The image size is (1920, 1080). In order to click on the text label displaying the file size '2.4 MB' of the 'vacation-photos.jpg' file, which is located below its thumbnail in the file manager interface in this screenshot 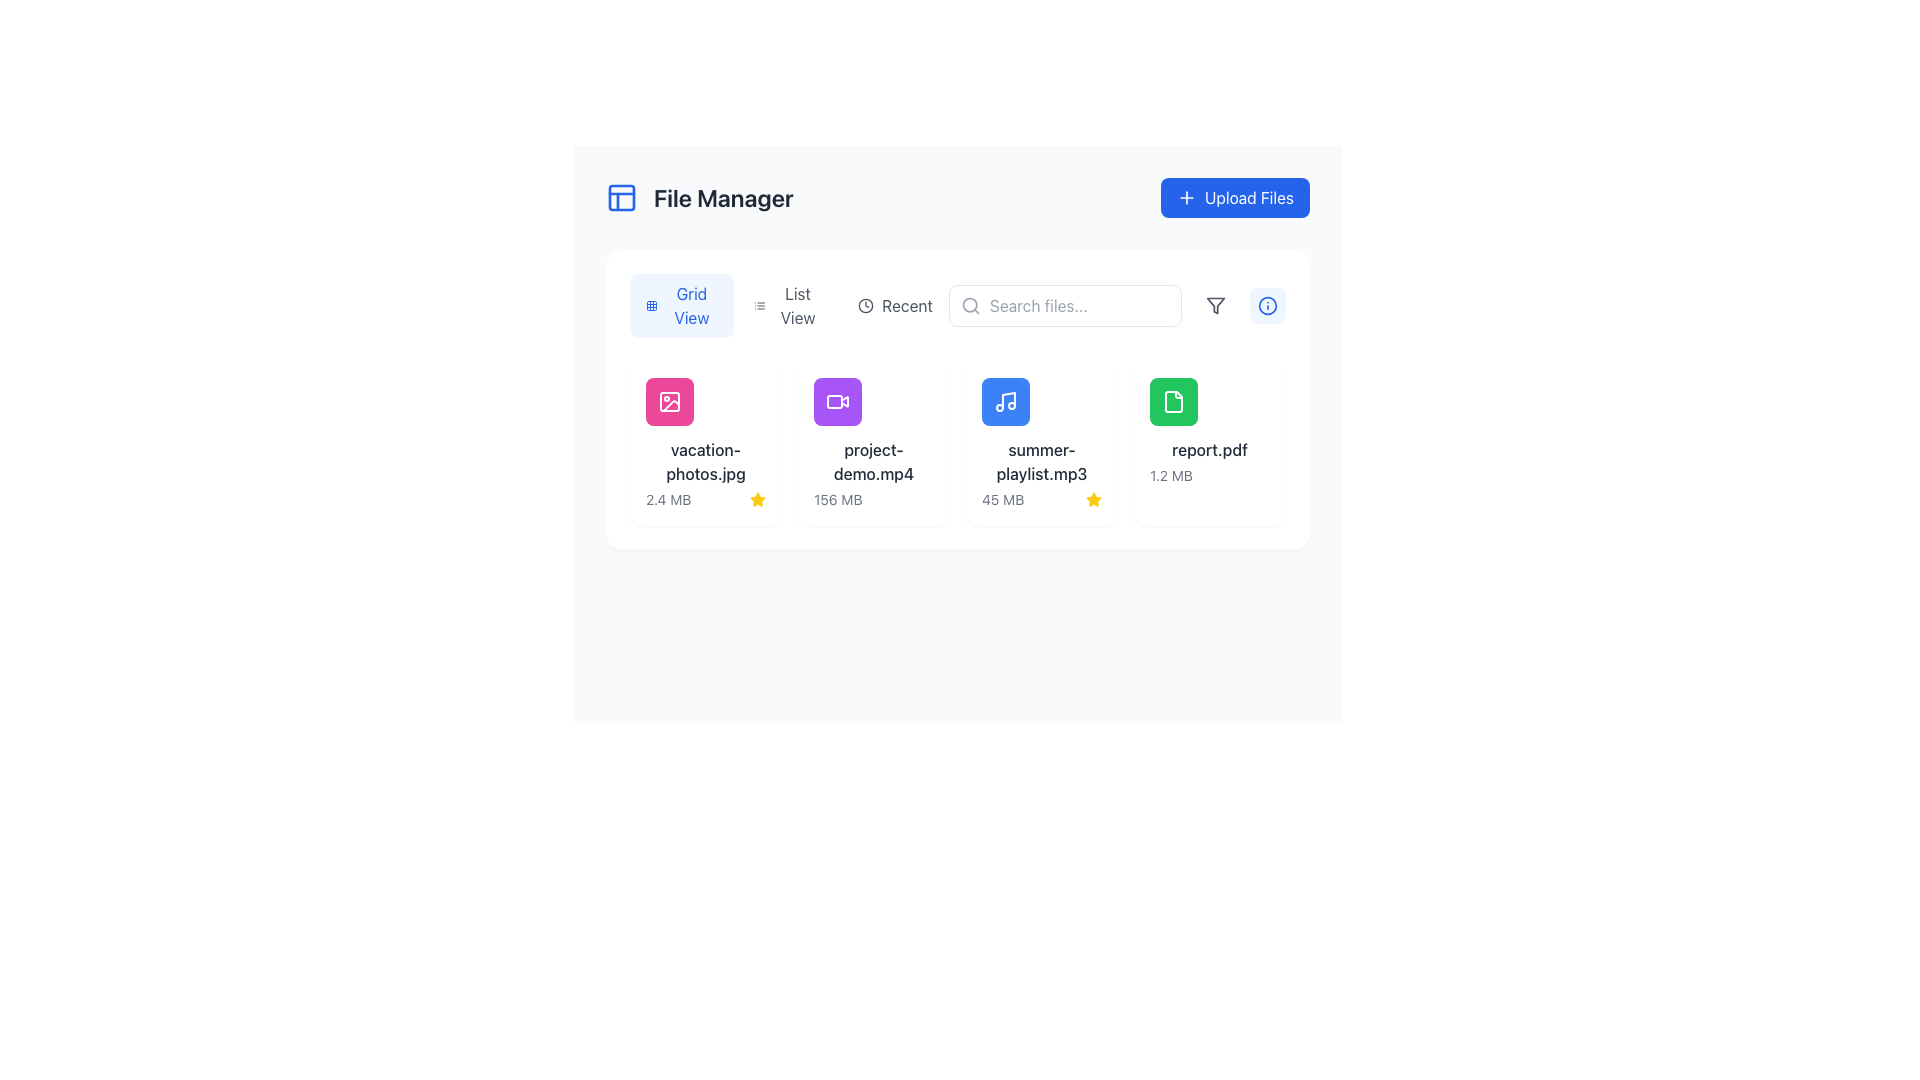, I will do `click(668, 499)`.